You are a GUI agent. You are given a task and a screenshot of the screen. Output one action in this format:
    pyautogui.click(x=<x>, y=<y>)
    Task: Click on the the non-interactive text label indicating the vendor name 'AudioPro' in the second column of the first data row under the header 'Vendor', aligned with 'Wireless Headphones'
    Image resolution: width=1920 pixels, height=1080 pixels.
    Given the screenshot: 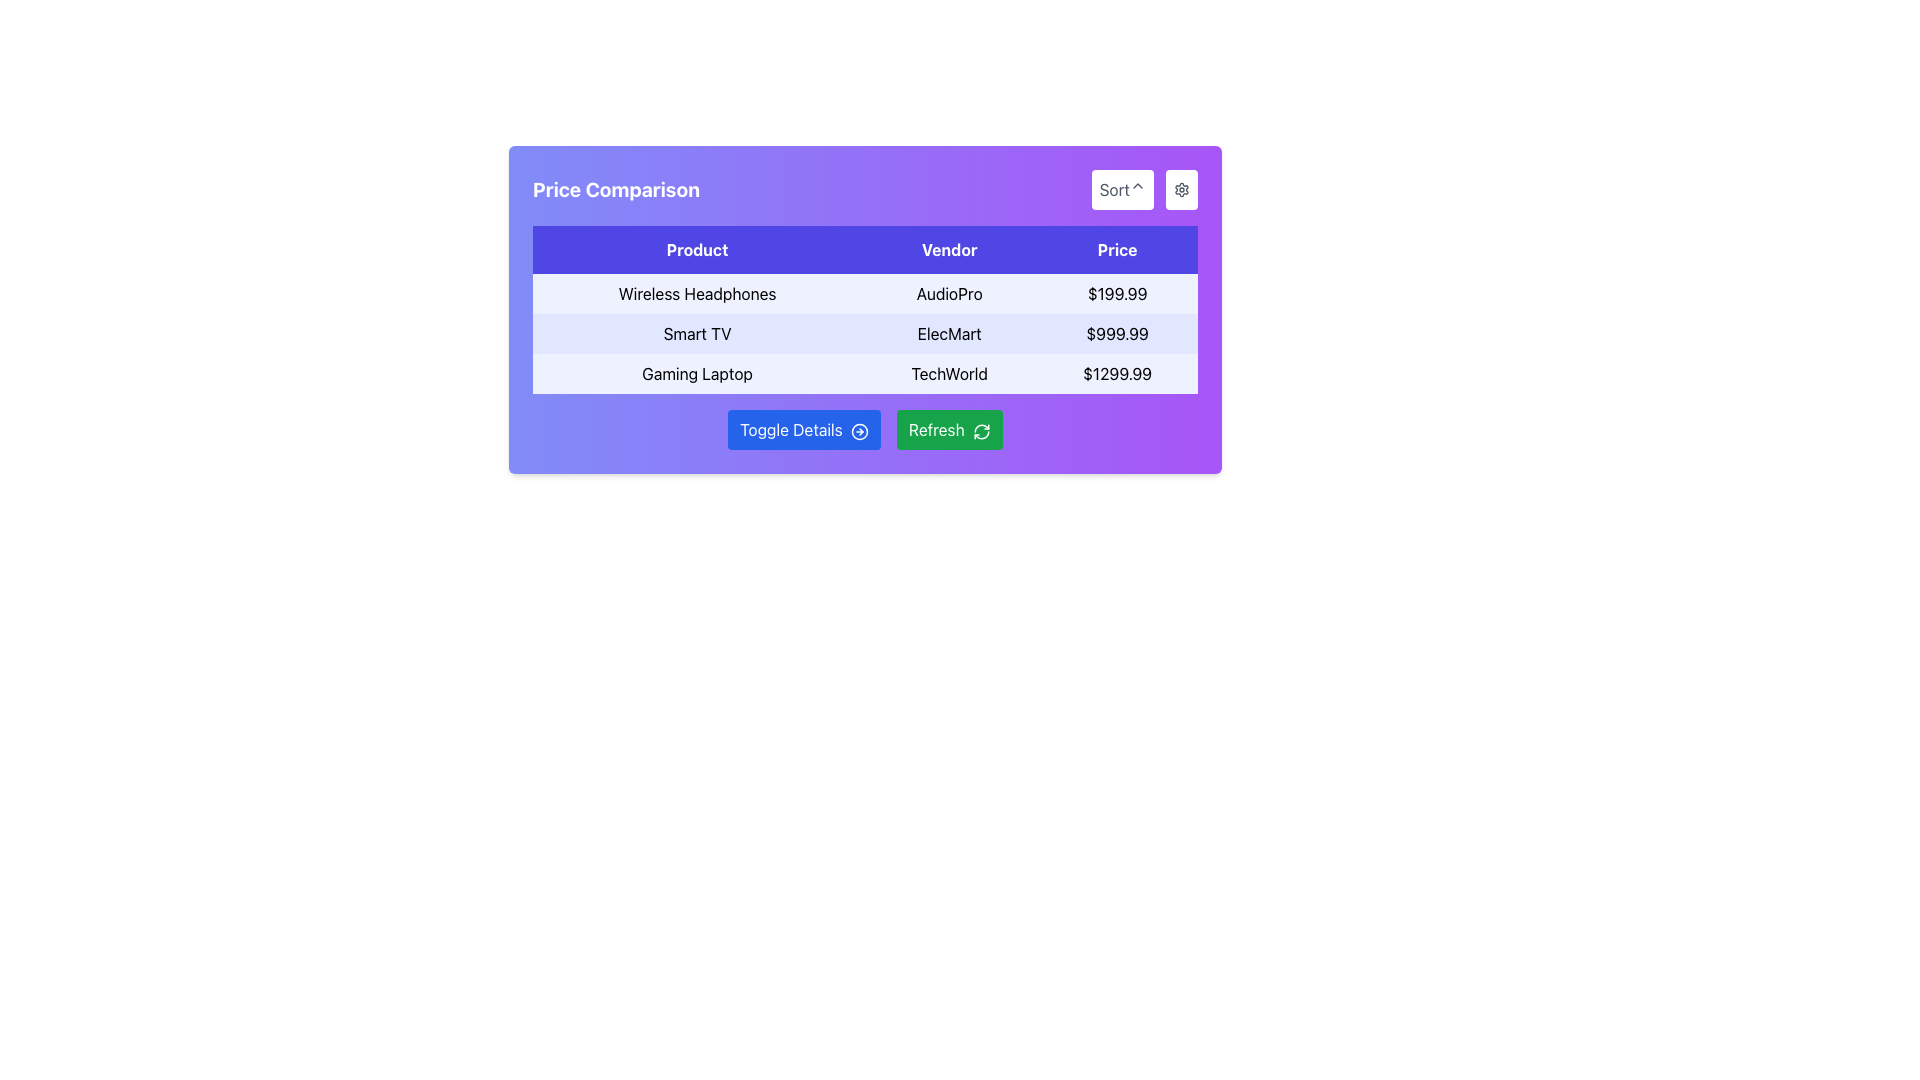 What is the action you would take?
    pyautogui.click(x=948, y=293)
    